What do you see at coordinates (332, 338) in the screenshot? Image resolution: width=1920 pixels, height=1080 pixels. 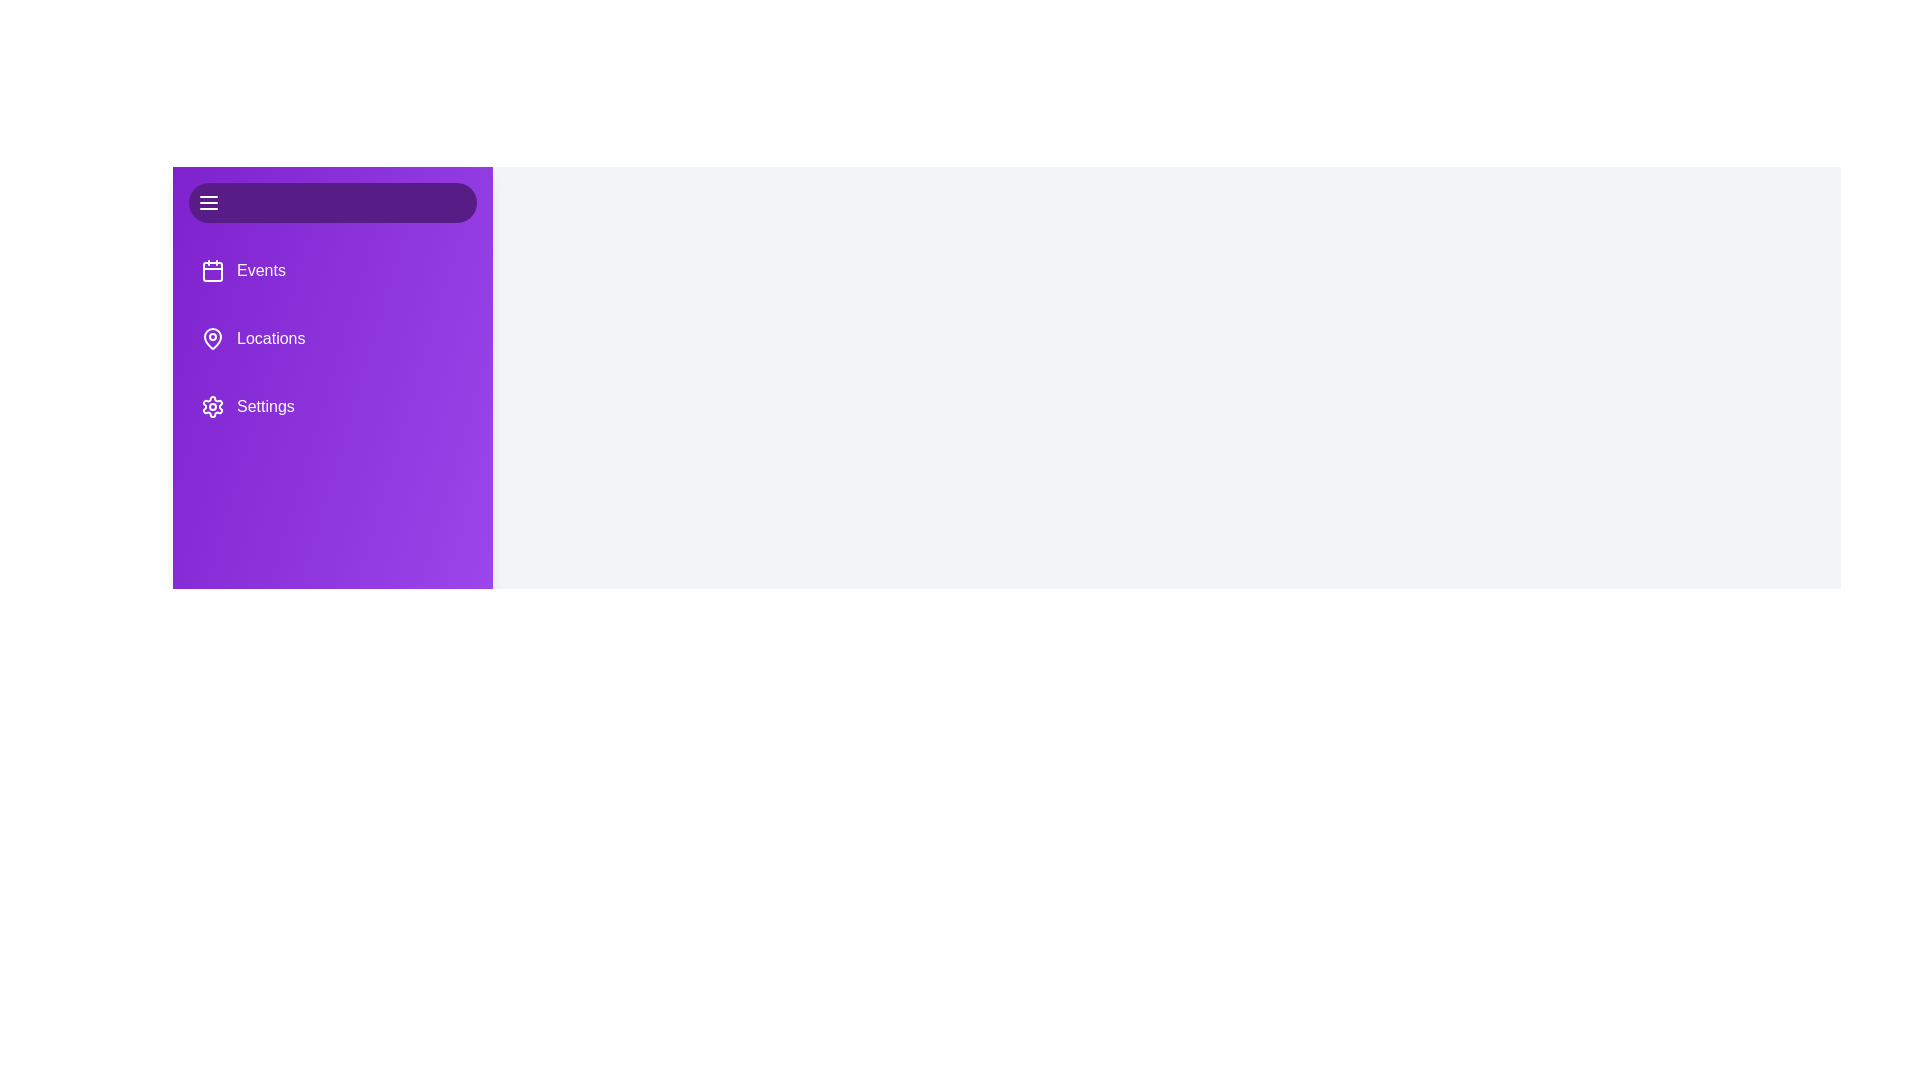 I see `the menu item Locations to observe its interactivity` at bounding box center [332, 338].